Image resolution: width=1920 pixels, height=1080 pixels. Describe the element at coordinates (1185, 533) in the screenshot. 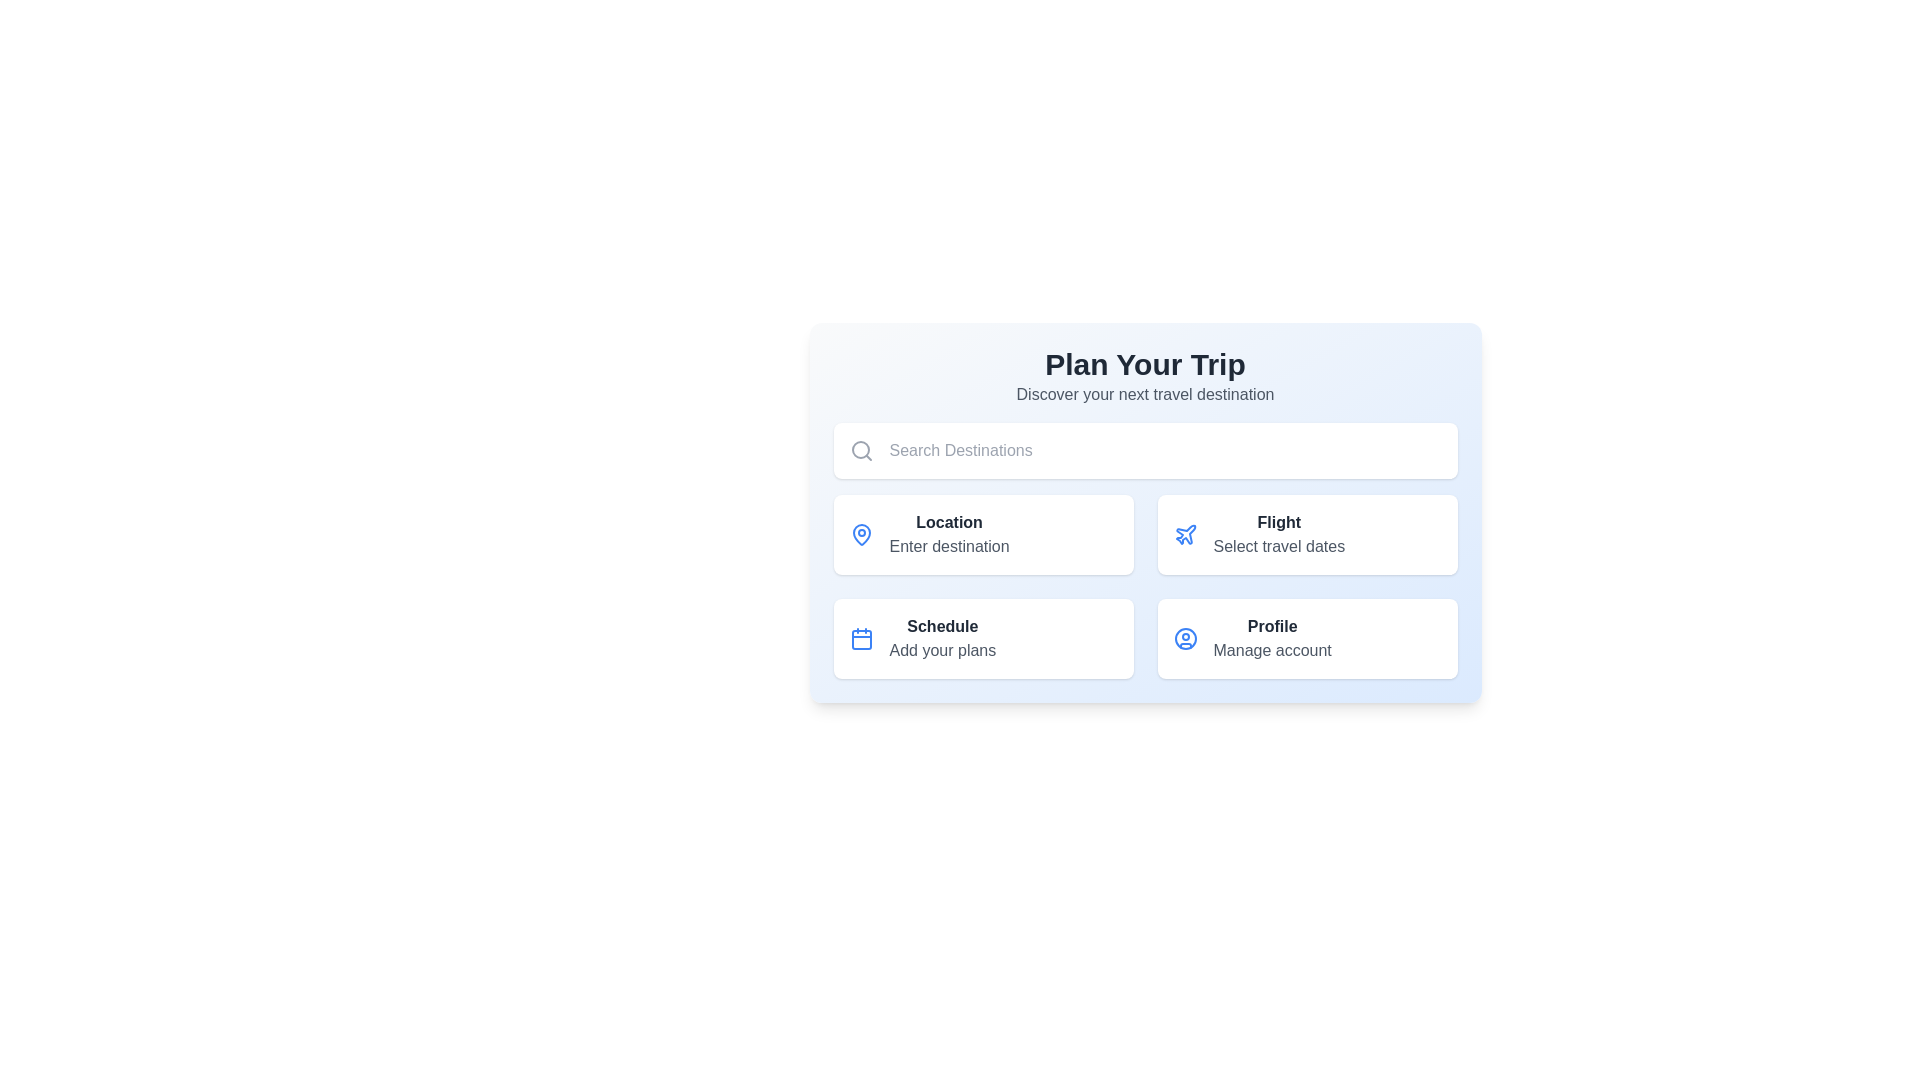

I see `the flight symbol icon located in the second row's right module, which indicates flight-related functionalities` at that location.